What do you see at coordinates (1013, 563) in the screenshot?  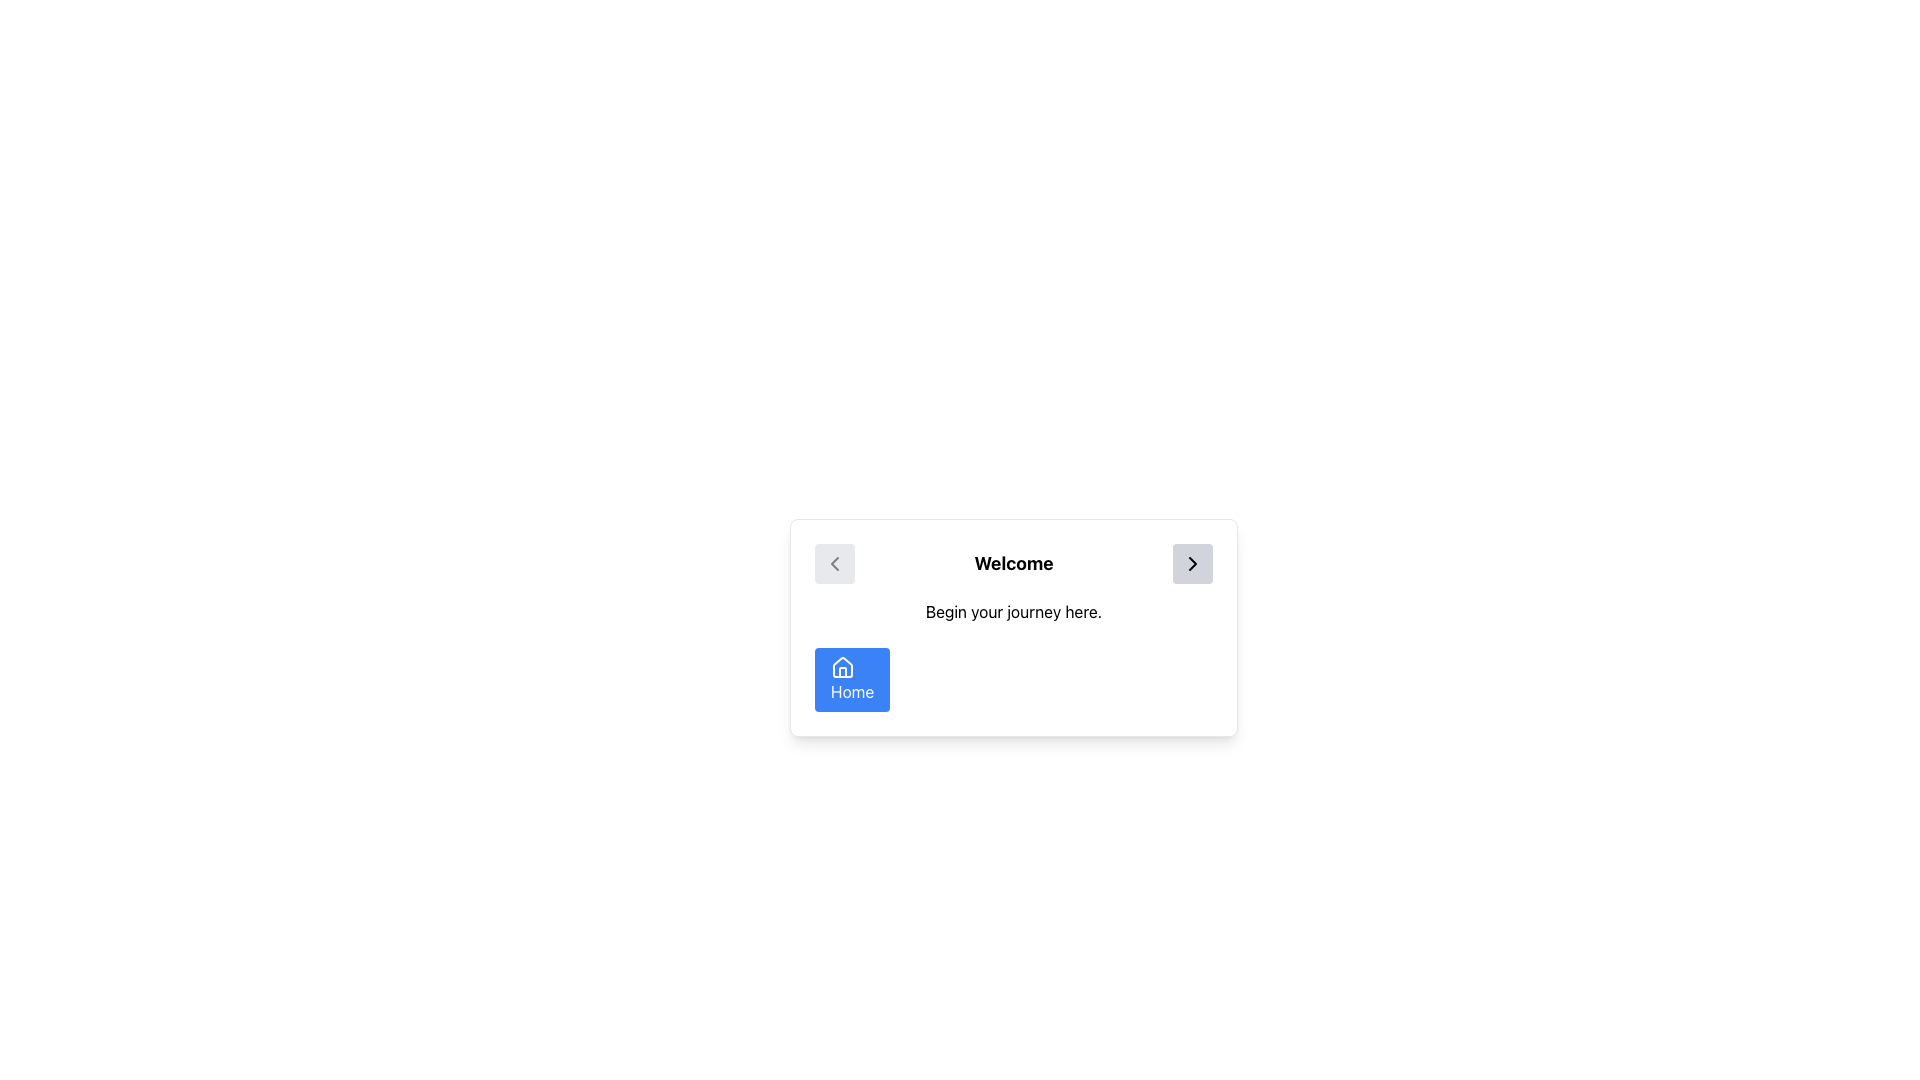 I see `the Navigational Header with the bold 'Welcome' text and chevron icons to highlight it` at bounding box center [1013, 563].